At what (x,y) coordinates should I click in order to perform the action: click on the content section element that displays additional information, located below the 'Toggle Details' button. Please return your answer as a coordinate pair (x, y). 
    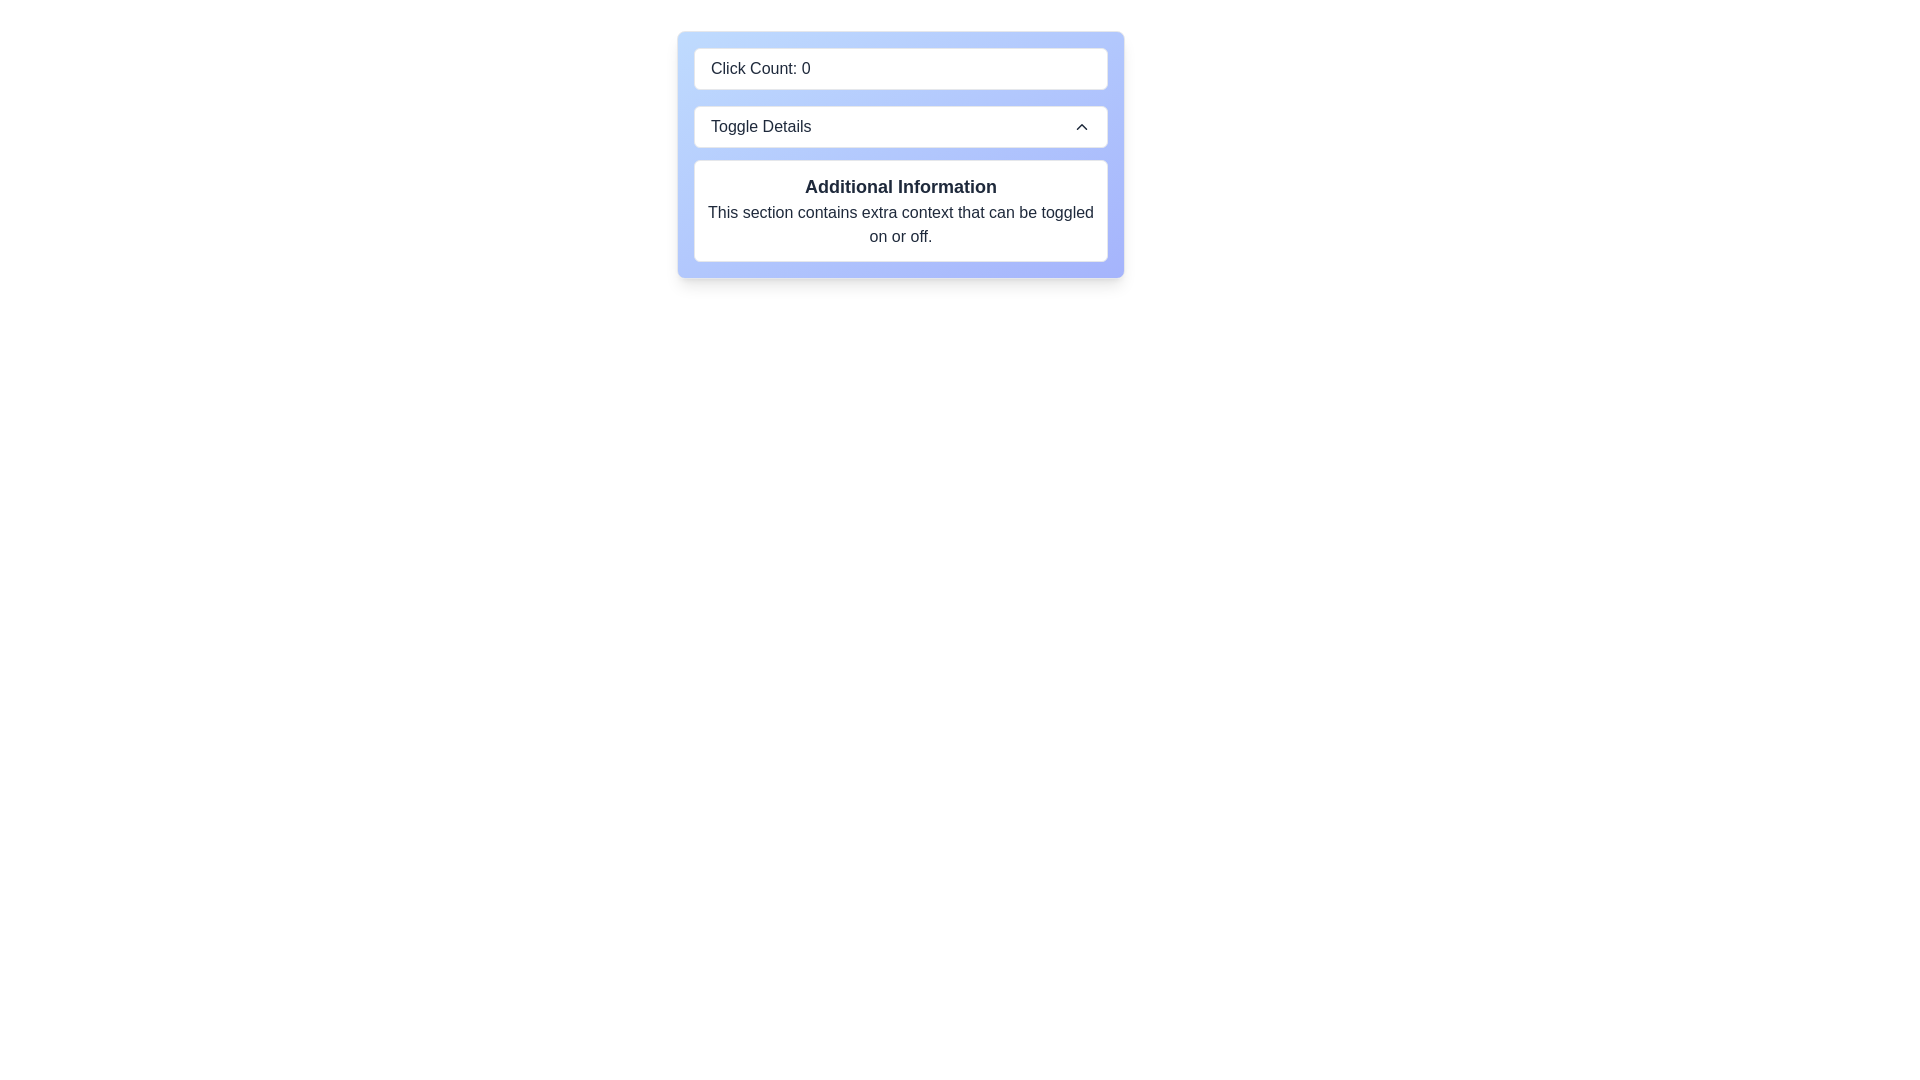
    Looking at the image, I should click on (900, 211).